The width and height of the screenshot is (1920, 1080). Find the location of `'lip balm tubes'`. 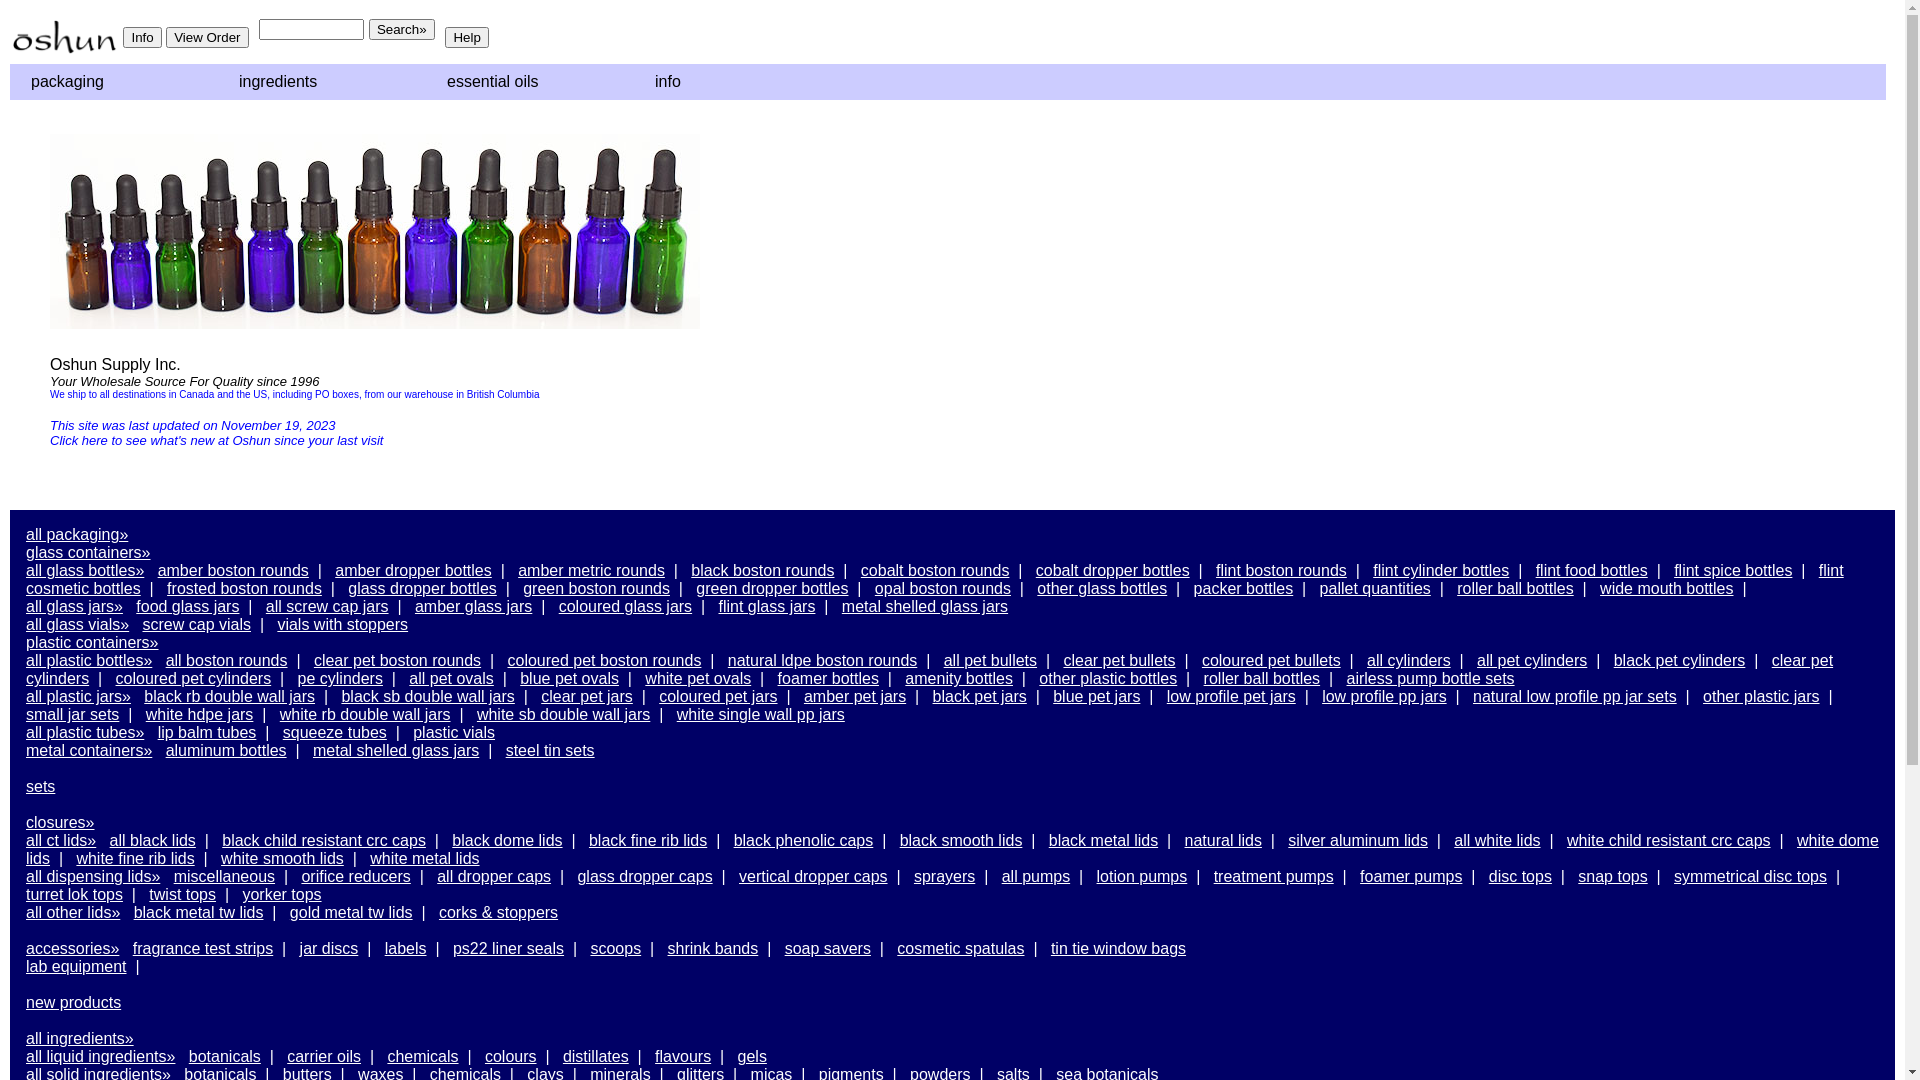

'lip balm tubes' is located at coordinates (157, 732).